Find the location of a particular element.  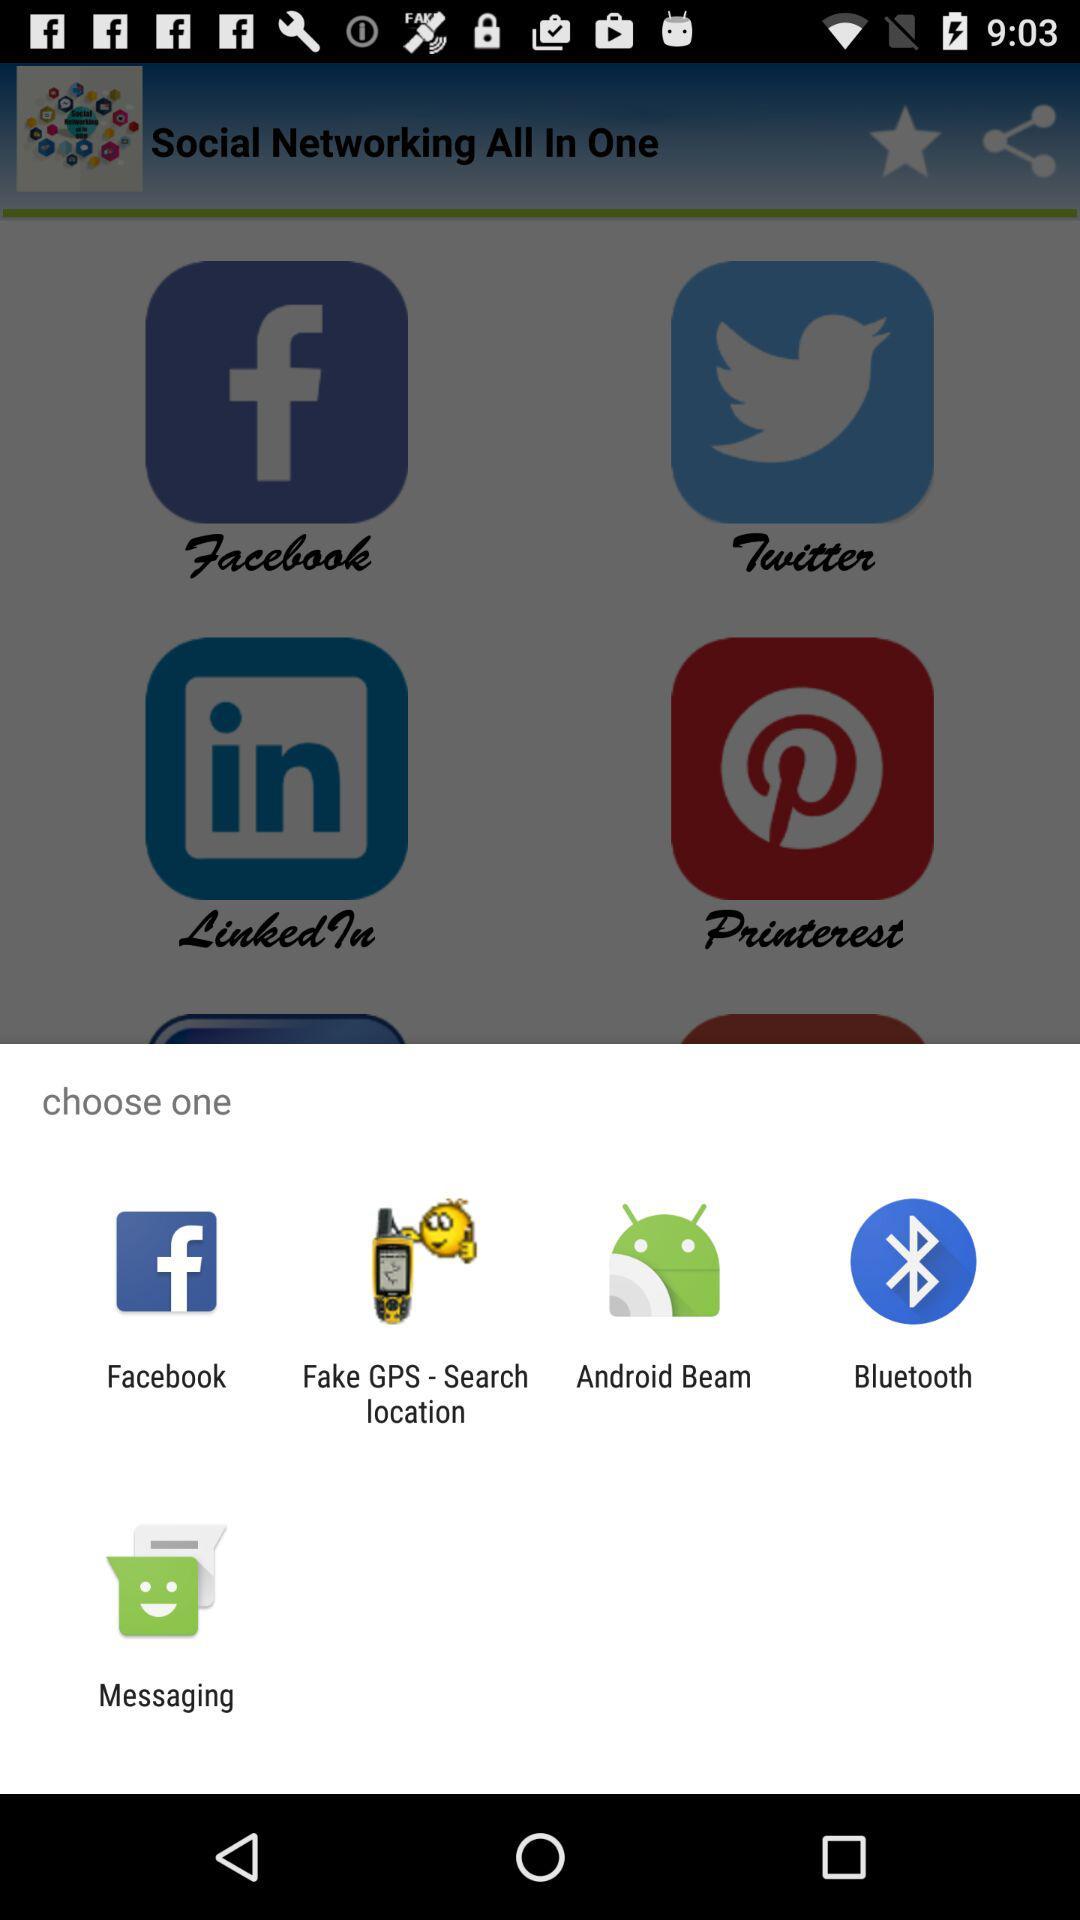

bluetooth app is located at coordinates (913, 1392).